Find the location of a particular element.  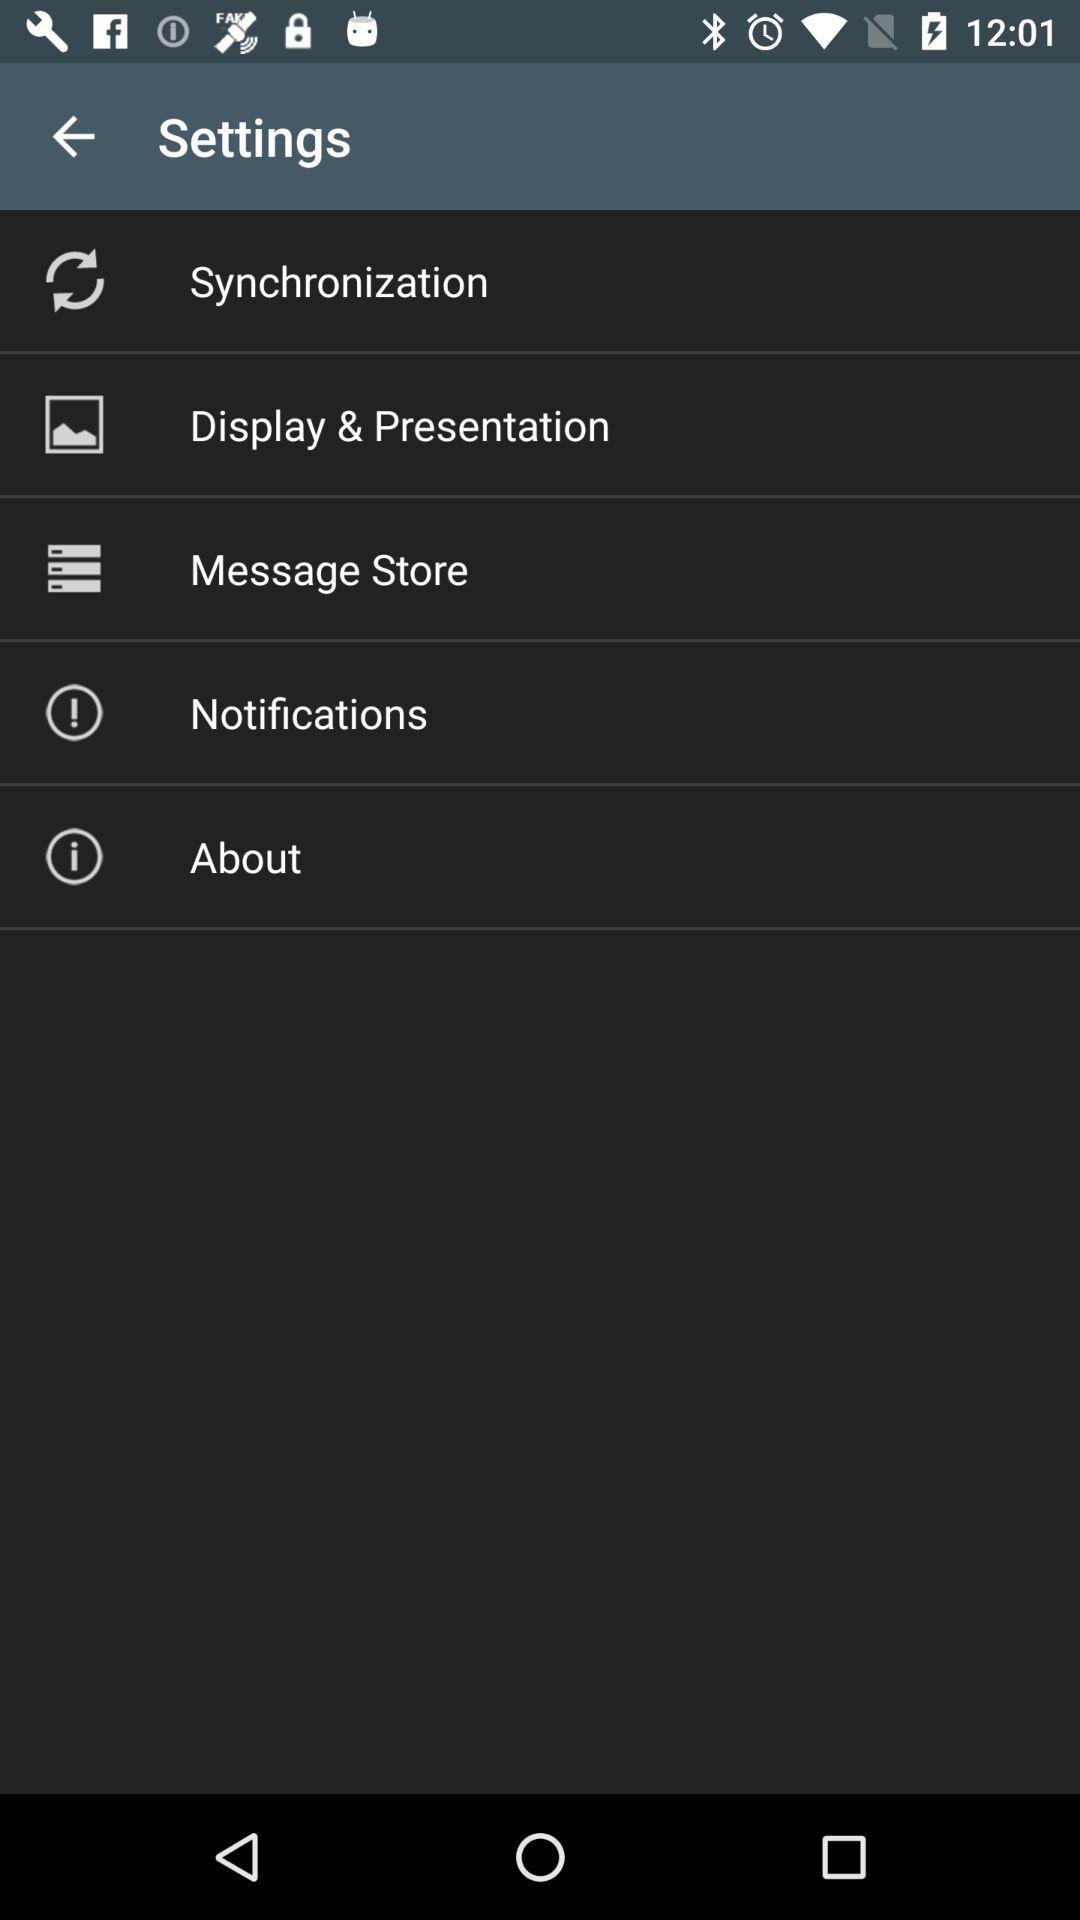

icon above the message store icon is located at coordinates (400, 423).